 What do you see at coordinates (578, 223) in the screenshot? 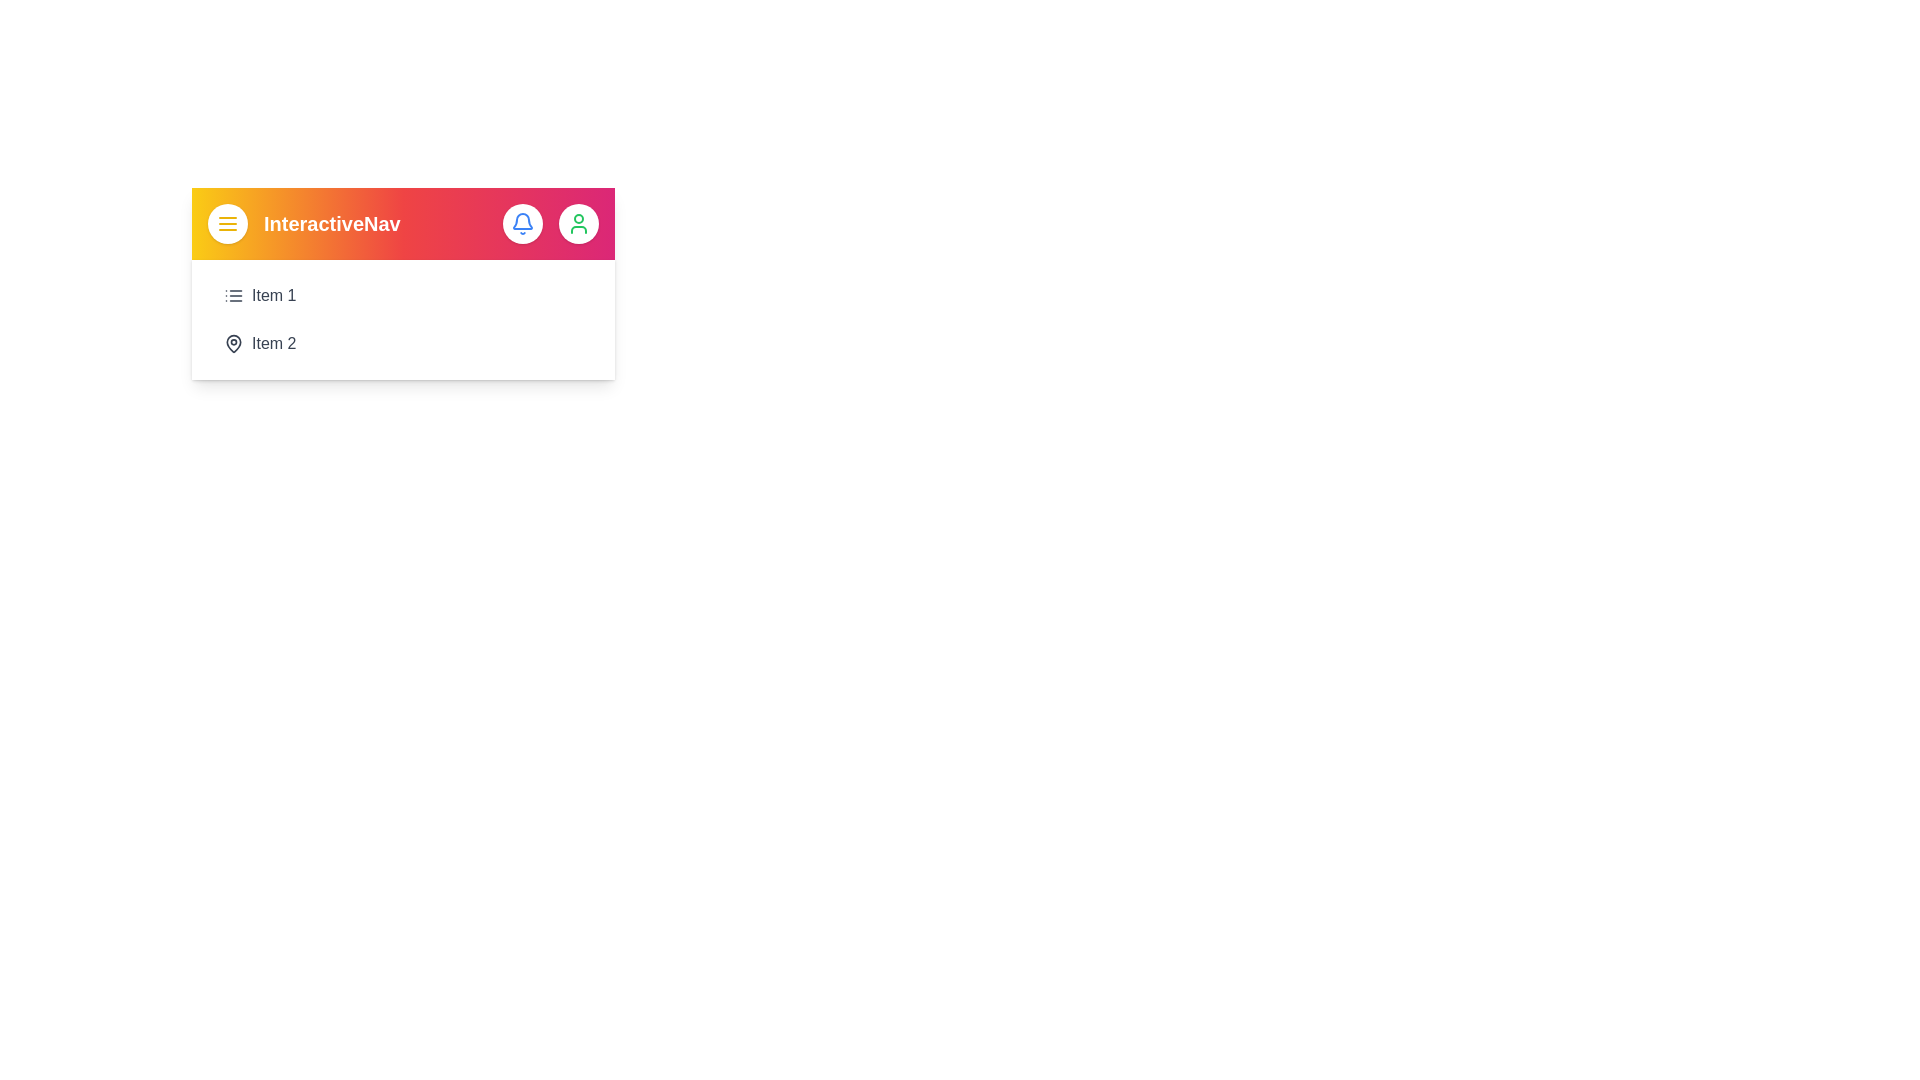
I see `the User icon to access user settings` at bounding box center [578, 223].